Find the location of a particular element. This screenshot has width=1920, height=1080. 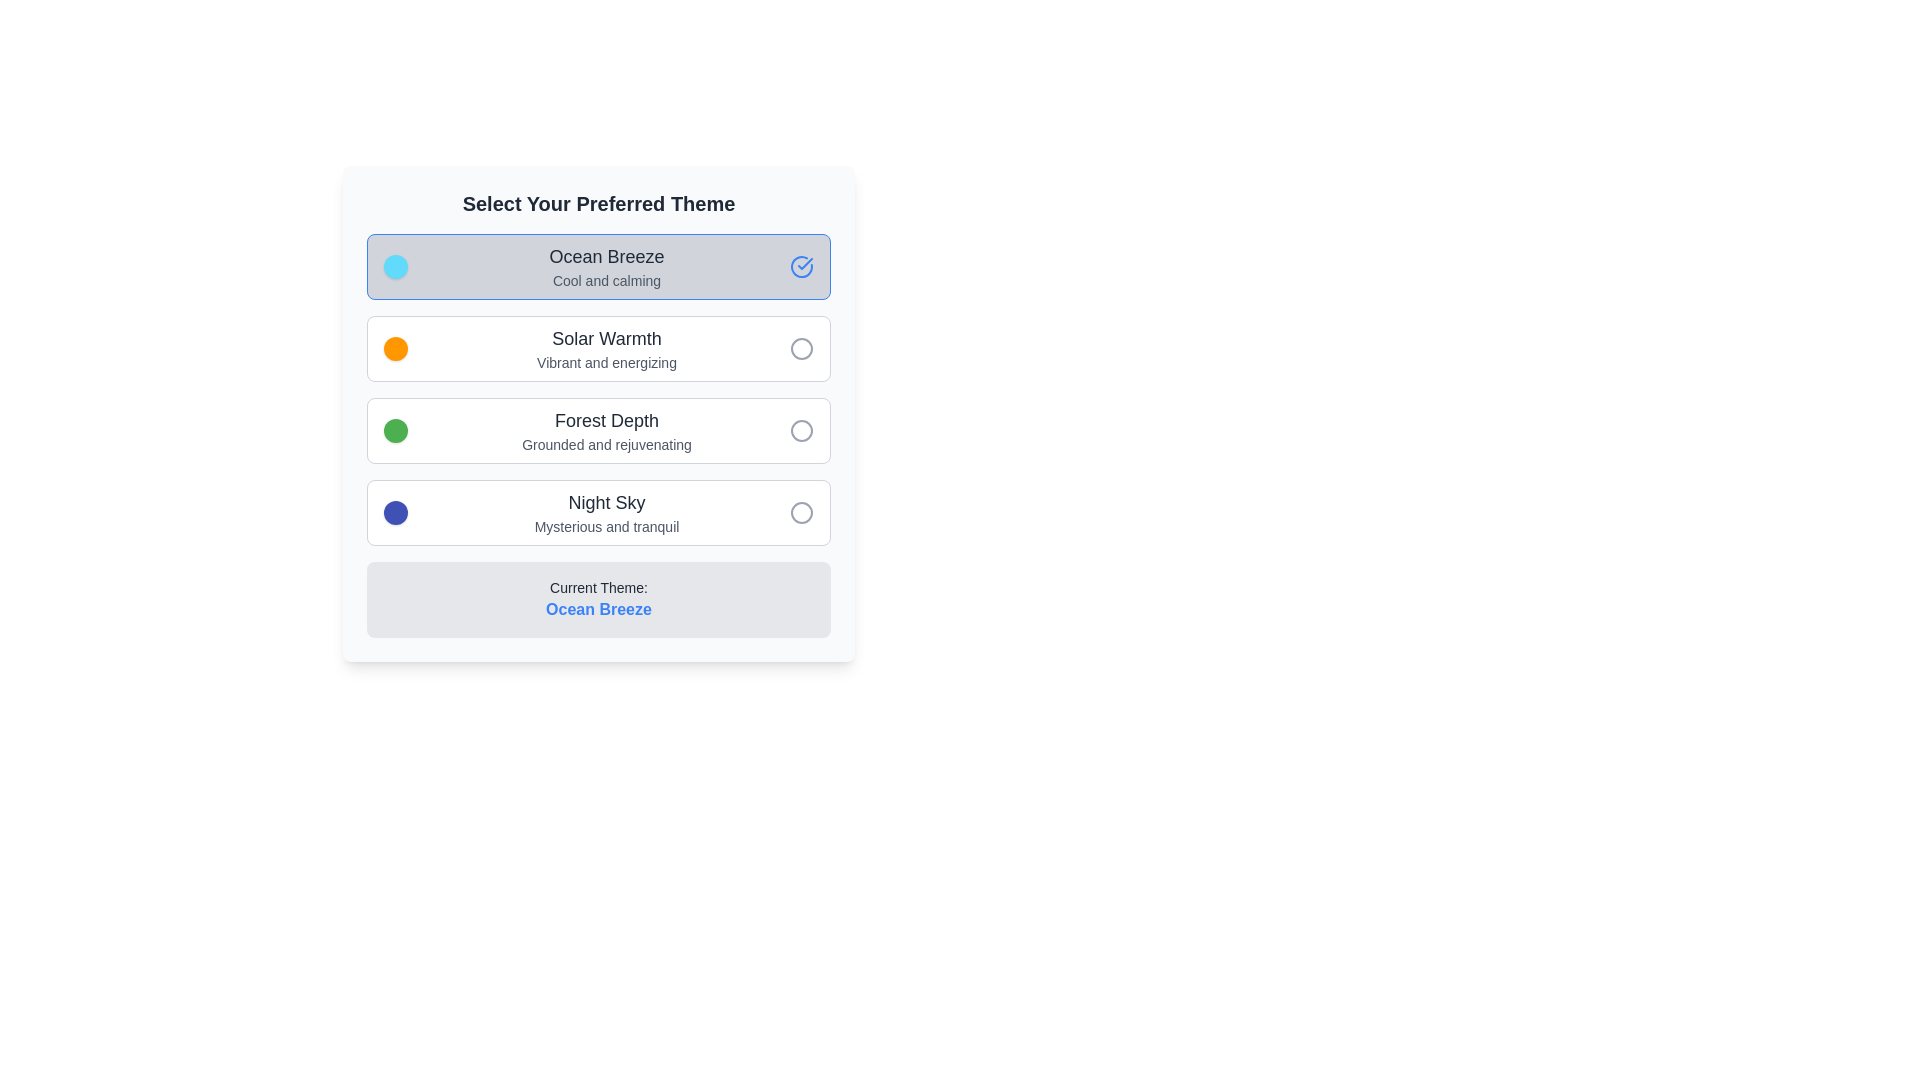

the small circular Color indicator with a blue background located in the 'Night Sky' themed section under 'Select Your Preferred Theme' is located at coordinates (395, 512).